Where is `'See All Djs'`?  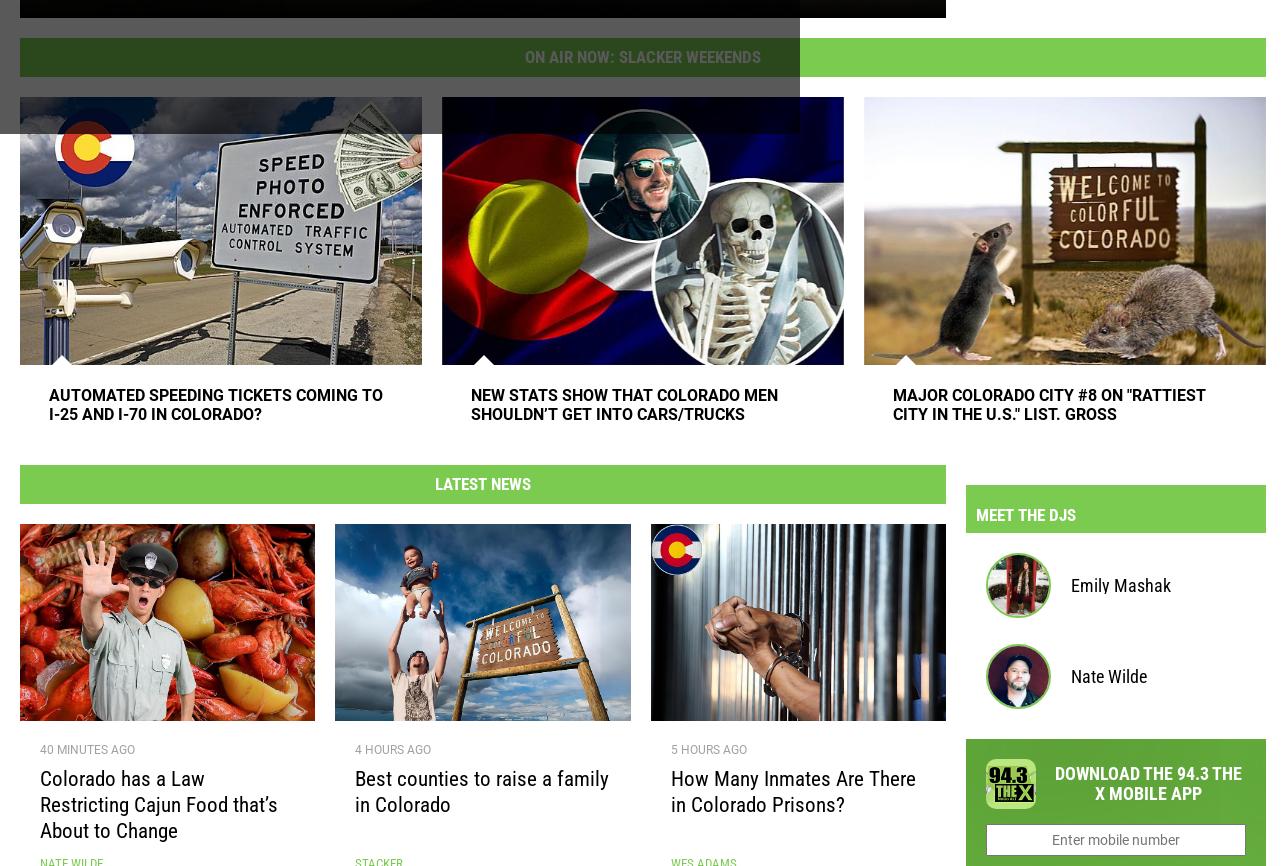
'See All Djs' is located at coordinates (1214, 504).